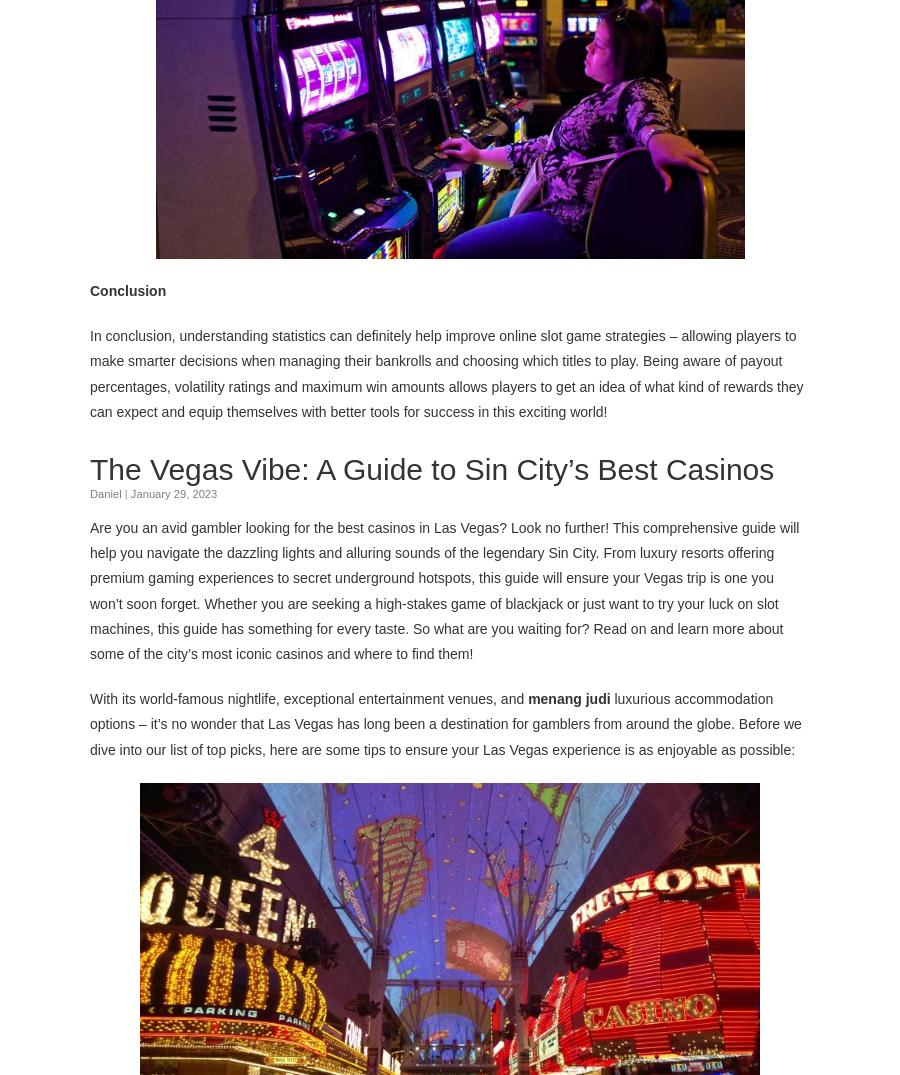  Describe the element at coordinates (173, 491) in the screenshot. I see `'January 29, 2023'` at that location.